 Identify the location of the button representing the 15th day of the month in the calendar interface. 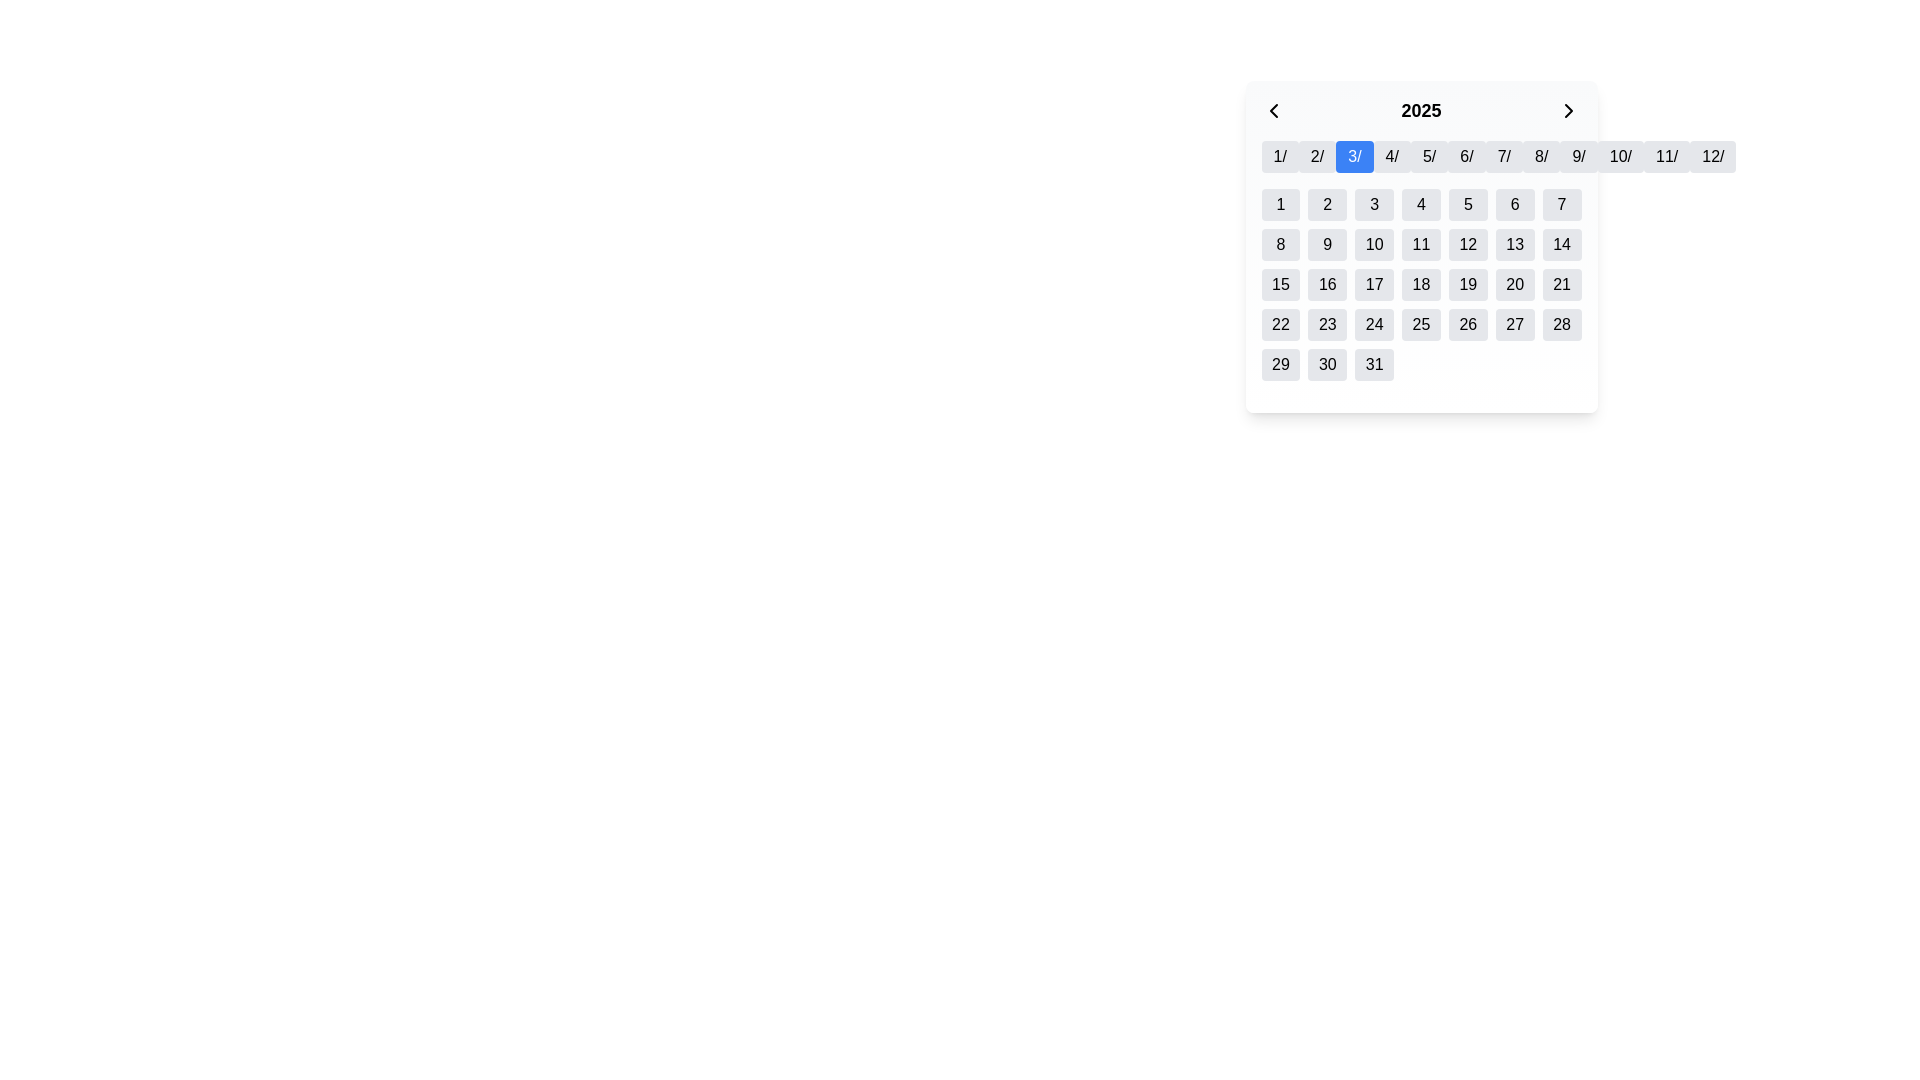
(1280, 285).